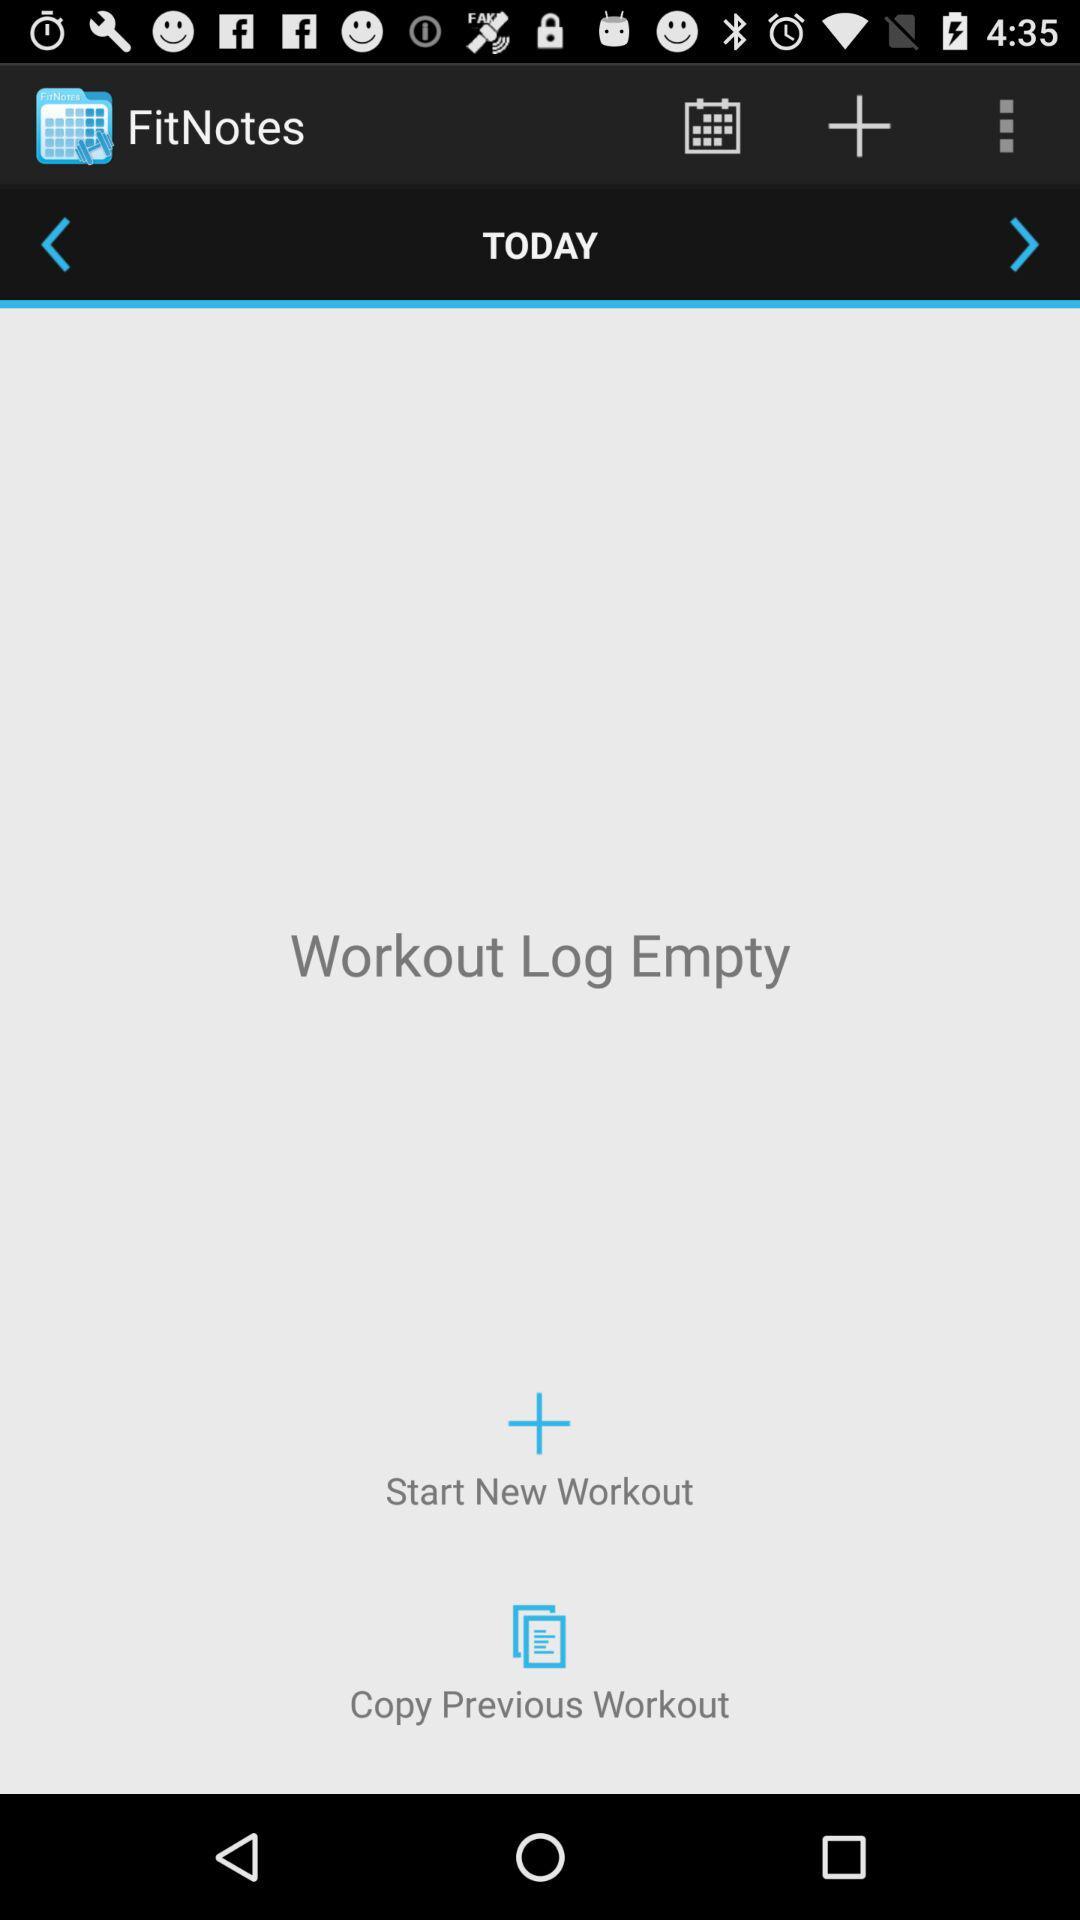  Describe the element at coordinates (54, 243) in the screenshot. I see `the item to the left of the today app` at that location.